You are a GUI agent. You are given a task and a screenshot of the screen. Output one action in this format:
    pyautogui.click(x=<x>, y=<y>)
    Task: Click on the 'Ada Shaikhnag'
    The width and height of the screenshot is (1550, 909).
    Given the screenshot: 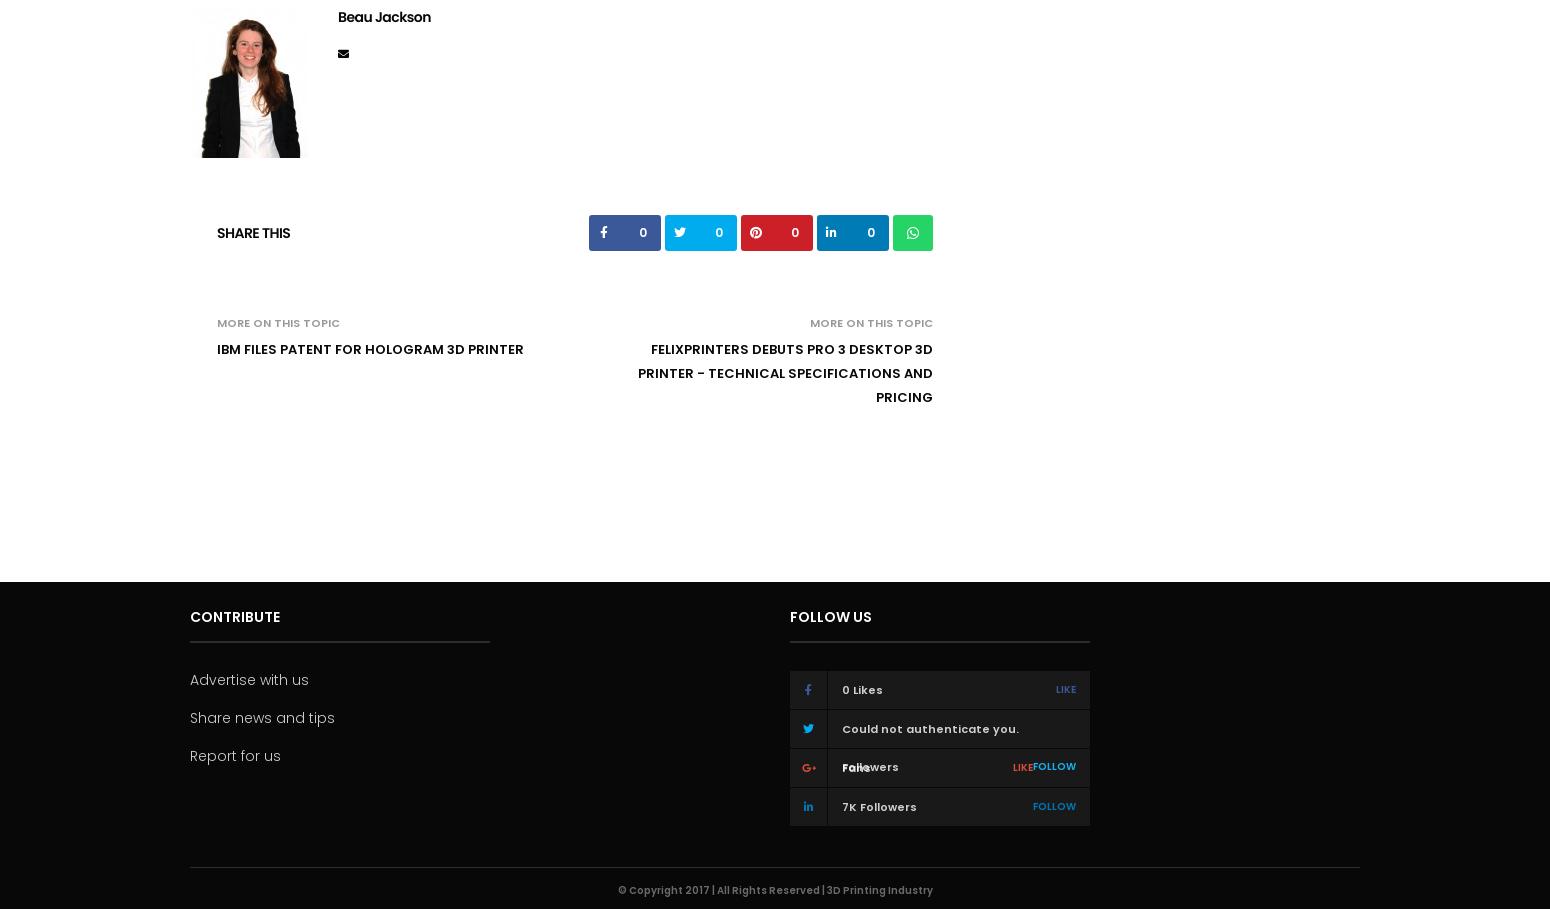 What is the action you would take?
    pyautogui.click(x=1076, y=562)
    